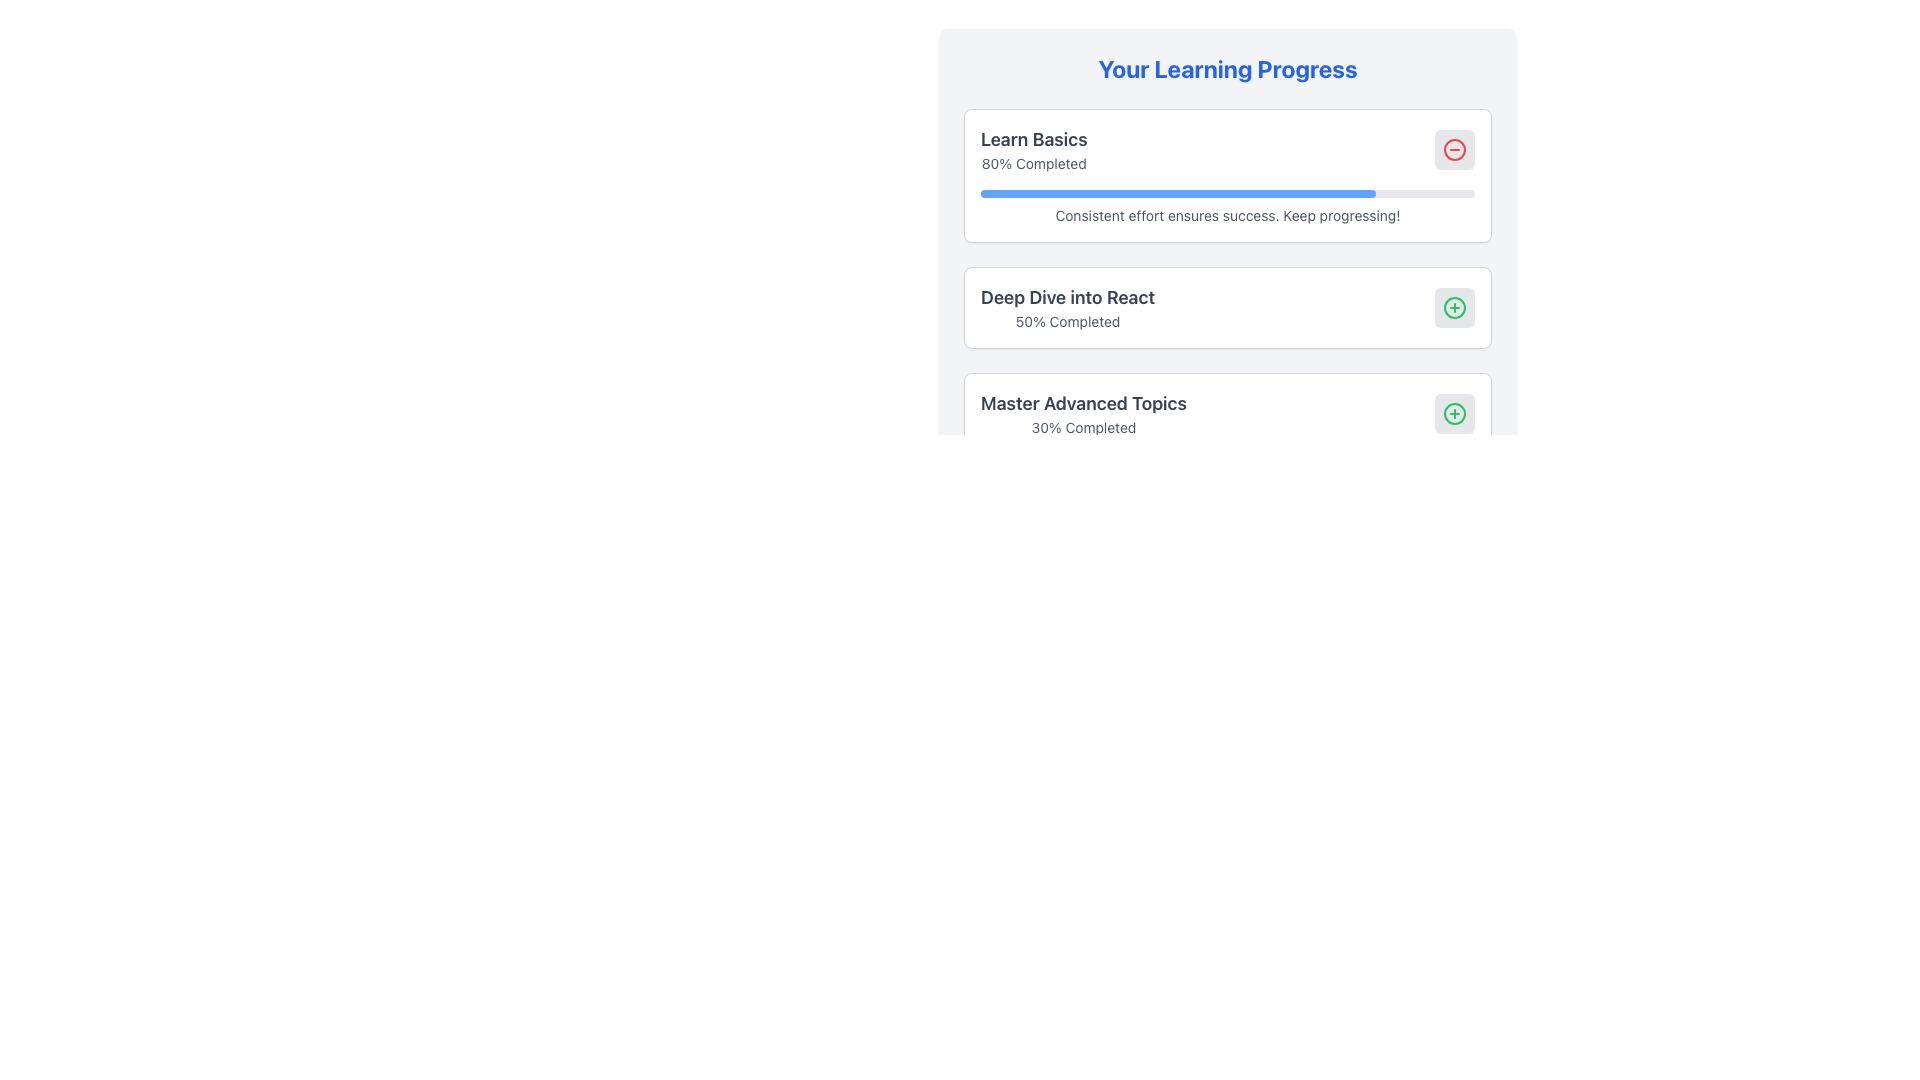  I want to click on the small circular shape with a green outline that is part of the SVG illustration, positioned at the right side of the 'Master Advanced Topics' progress bar in the 'Your Learning Progress' section, so click(1454, 412).